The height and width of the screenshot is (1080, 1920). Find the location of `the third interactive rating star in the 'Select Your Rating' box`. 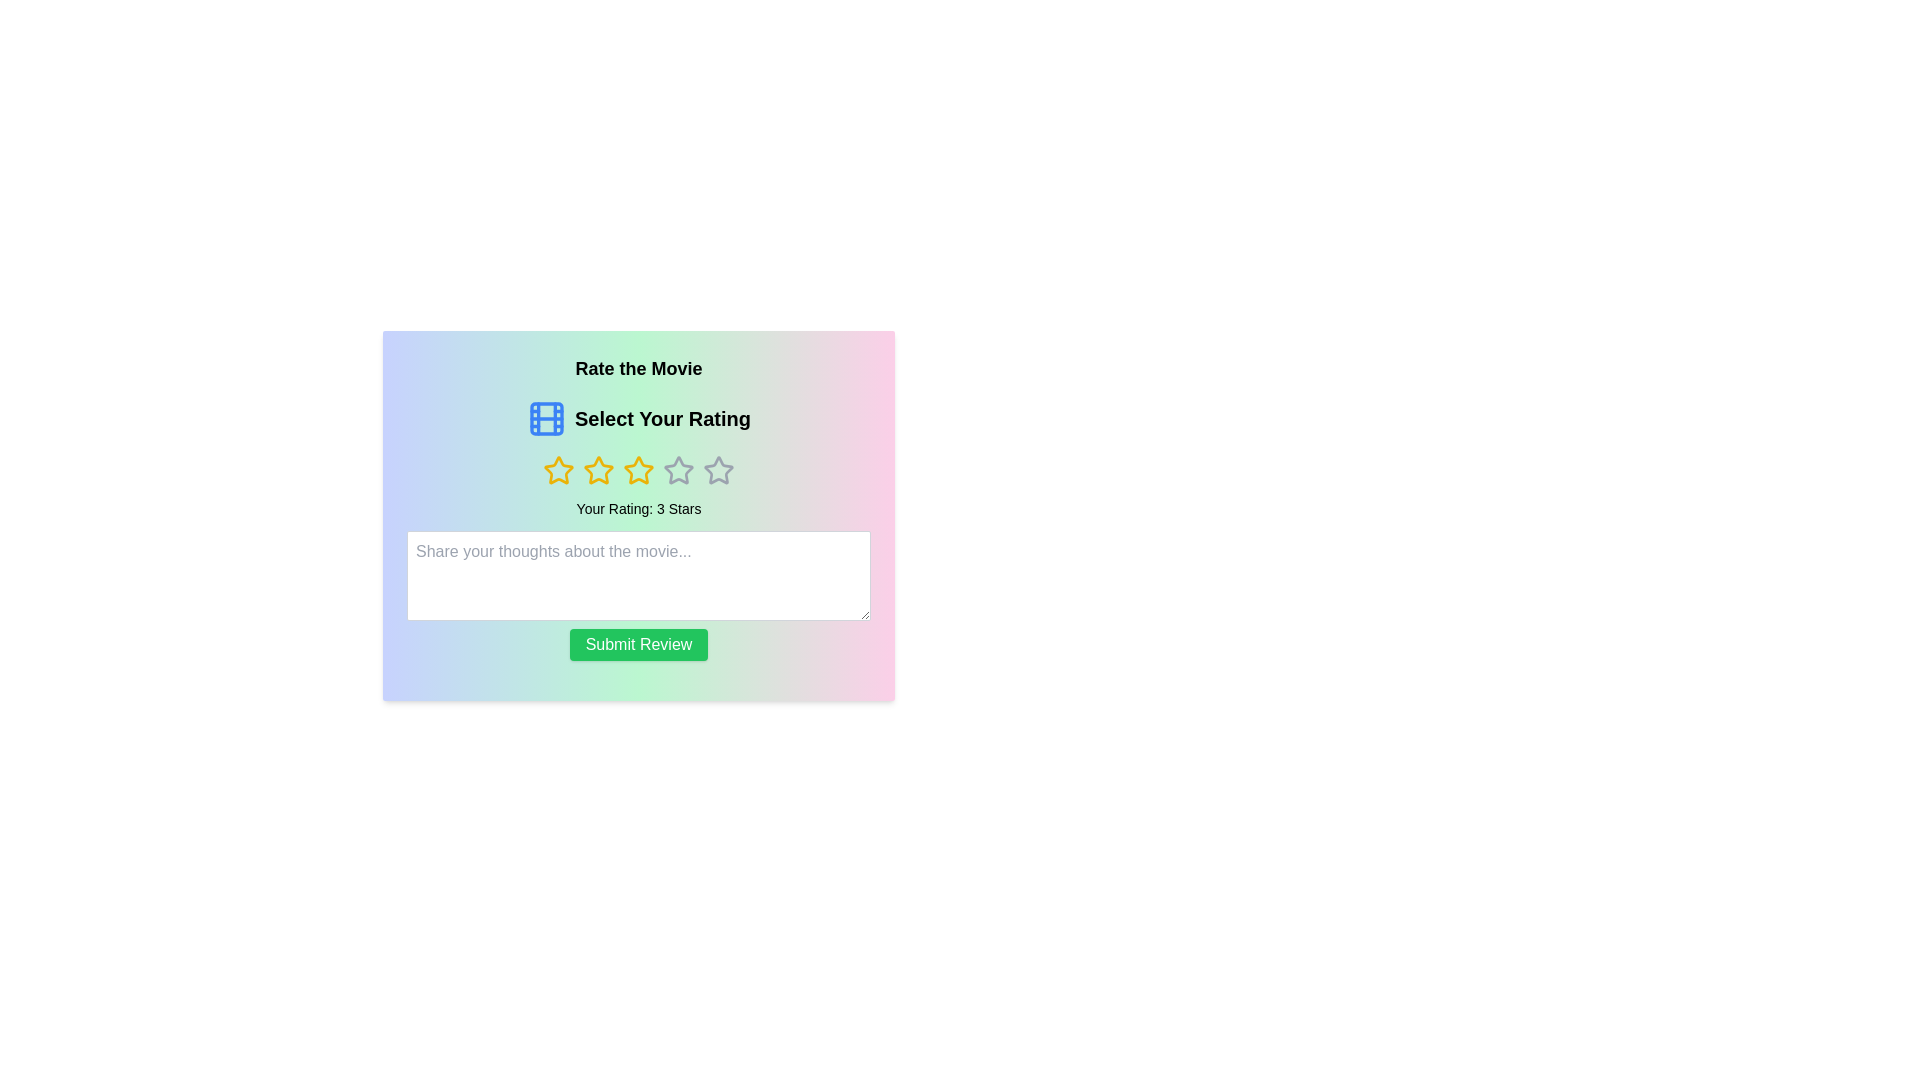

the third interactive rating star in the 'Select Your Rating' box is located at coordinates (598, 470).